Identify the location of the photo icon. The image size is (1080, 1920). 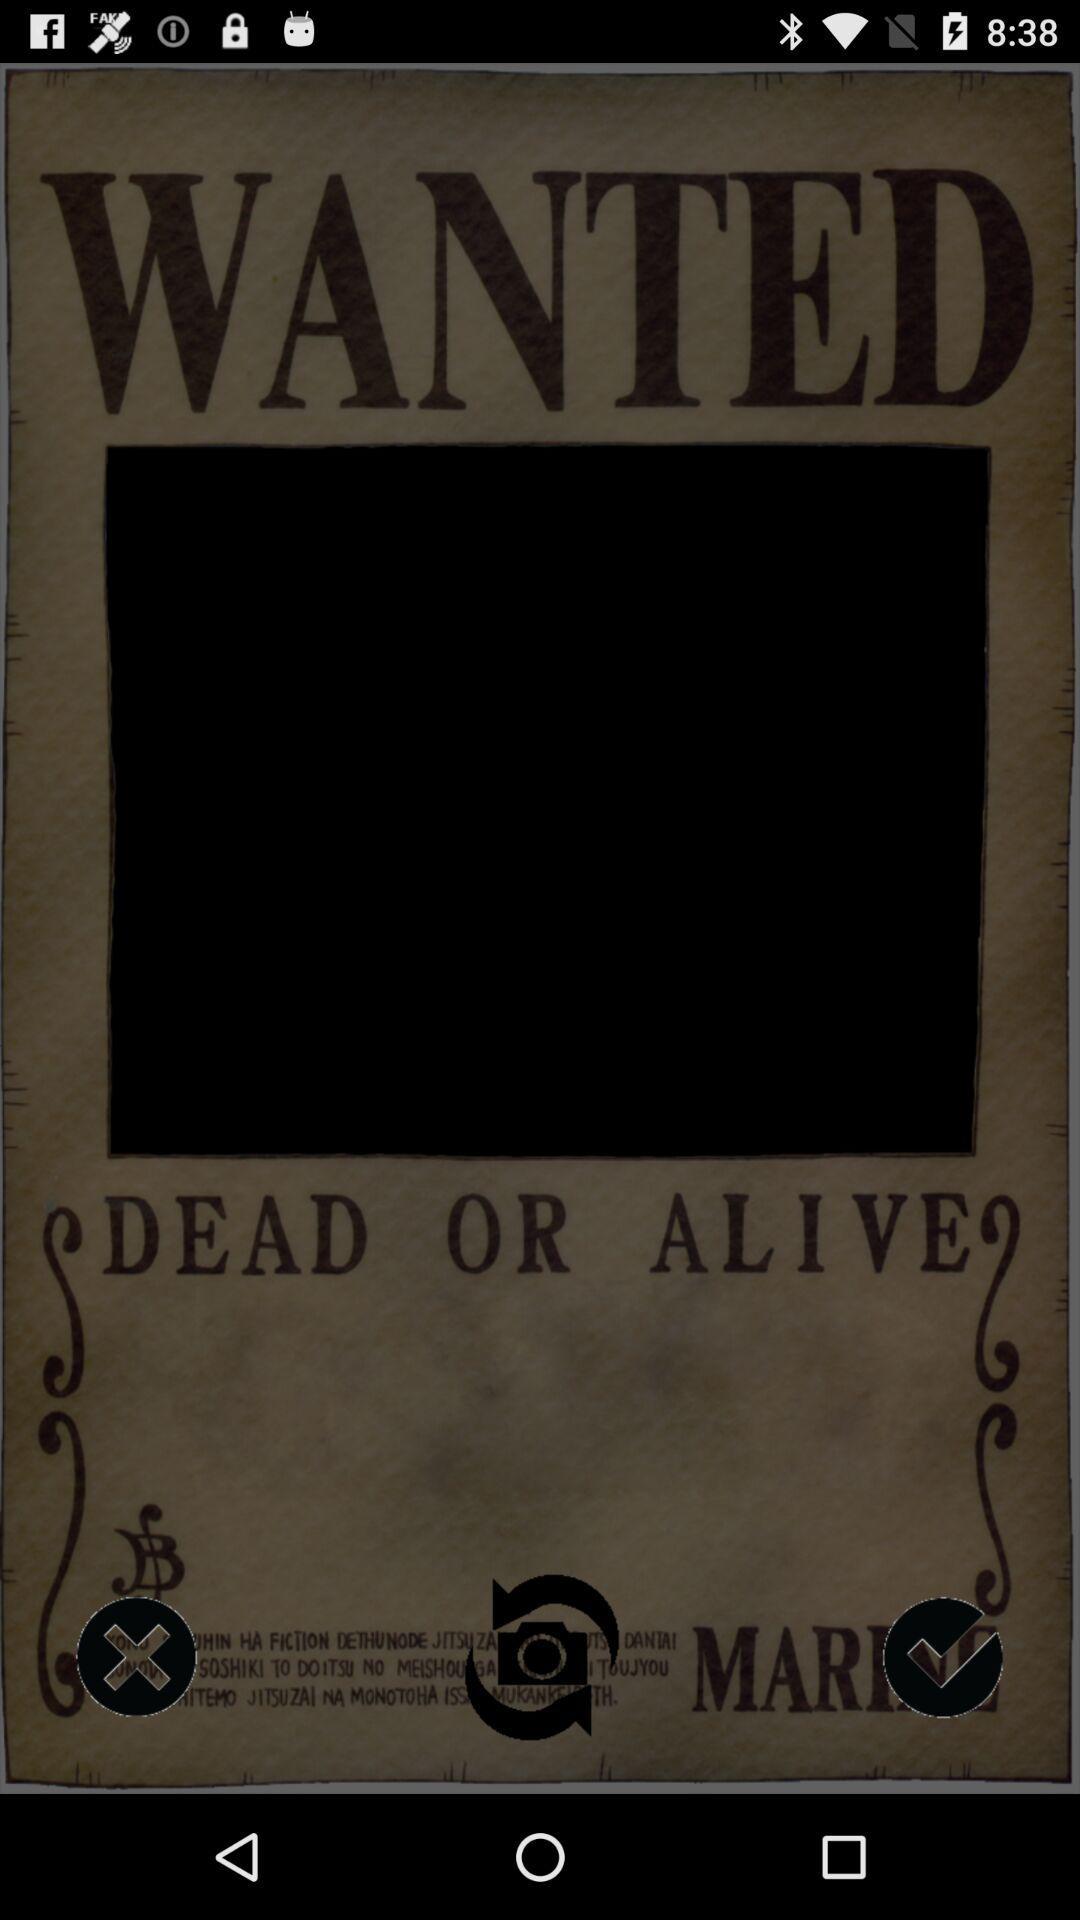
(540, 1773).